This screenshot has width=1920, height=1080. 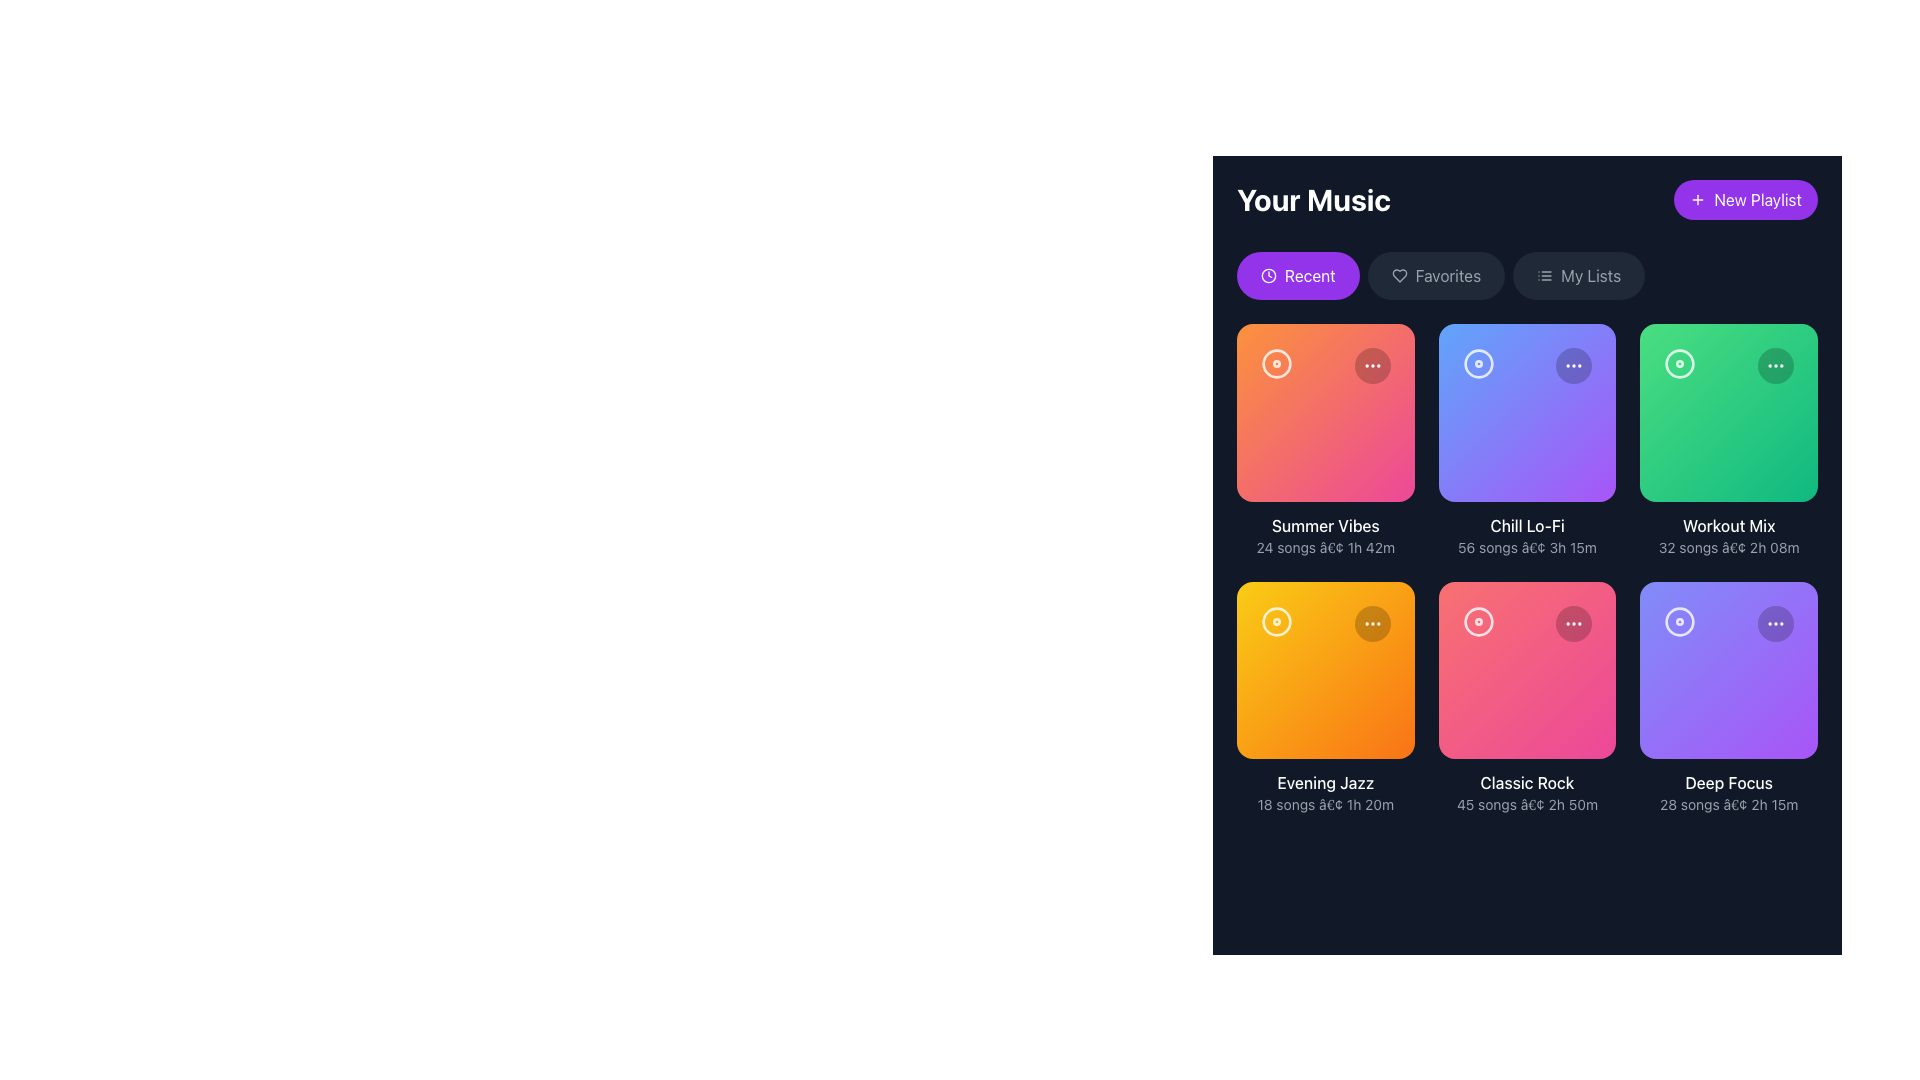 I want to click on the button in the 'Chill Lo-Fi' playlist card, so click(x=1478, y=363).